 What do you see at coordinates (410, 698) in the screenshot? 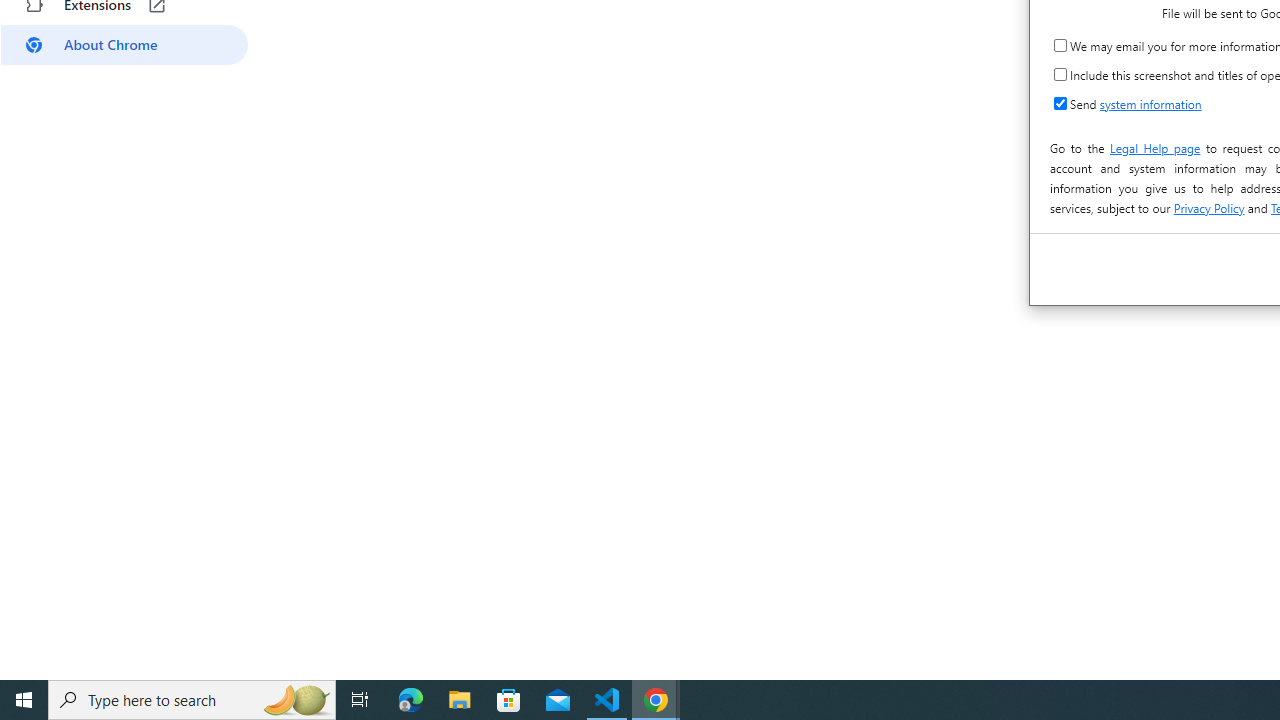
I see `'Microsoft Edge'` at bounding box center [410, 698].